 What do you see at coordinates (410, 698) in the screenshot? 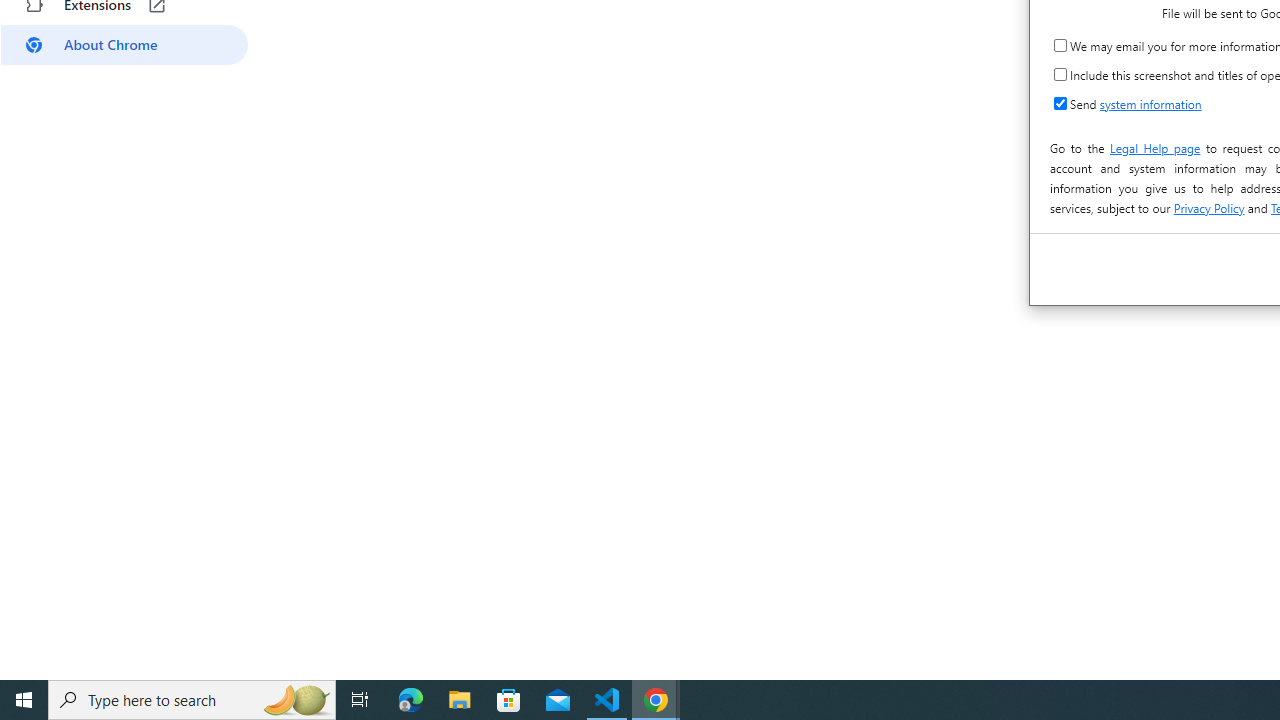
I see `'Microsoft Edge'` at bounding box center [410, 698].